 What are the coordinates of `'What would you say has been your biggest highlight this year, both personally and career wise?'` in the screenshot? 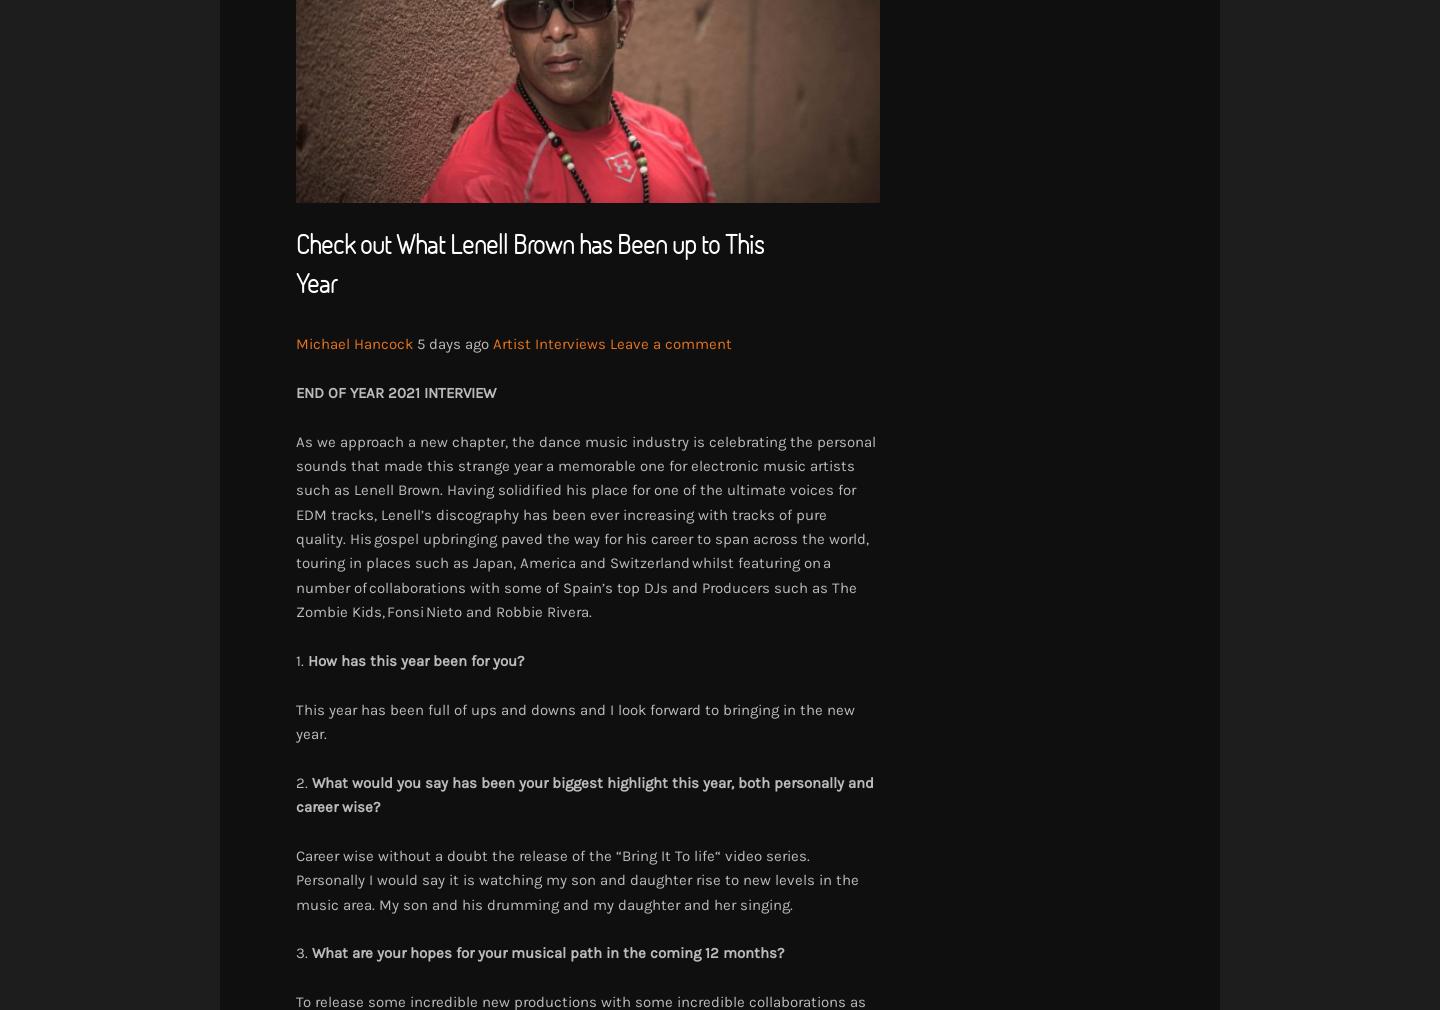 It's located at (584, 794).